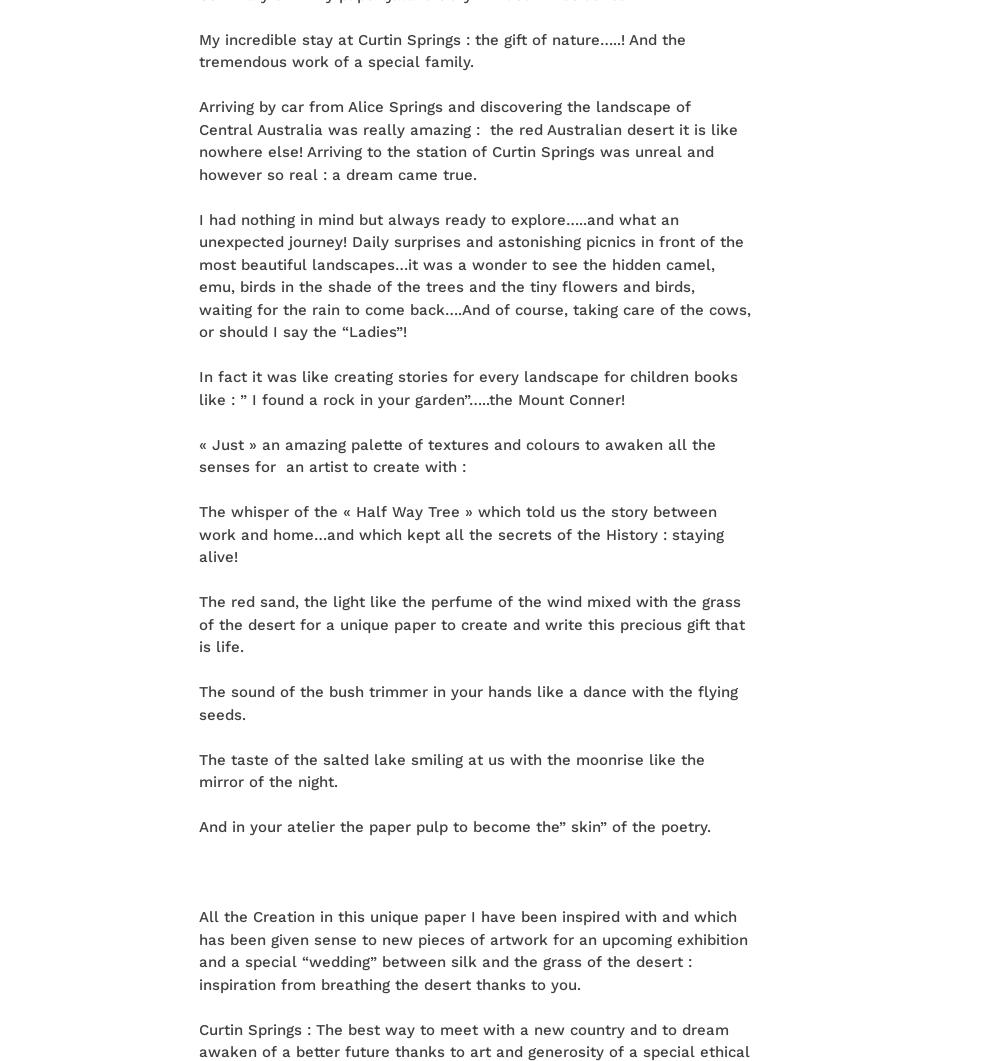 The image size is (994, 1061). Describe the element at coordinates (467, 702) in the screenshot. I see `'The sound of the bush trimmer in your hands like a dance with the flying seeds.'` at that location.